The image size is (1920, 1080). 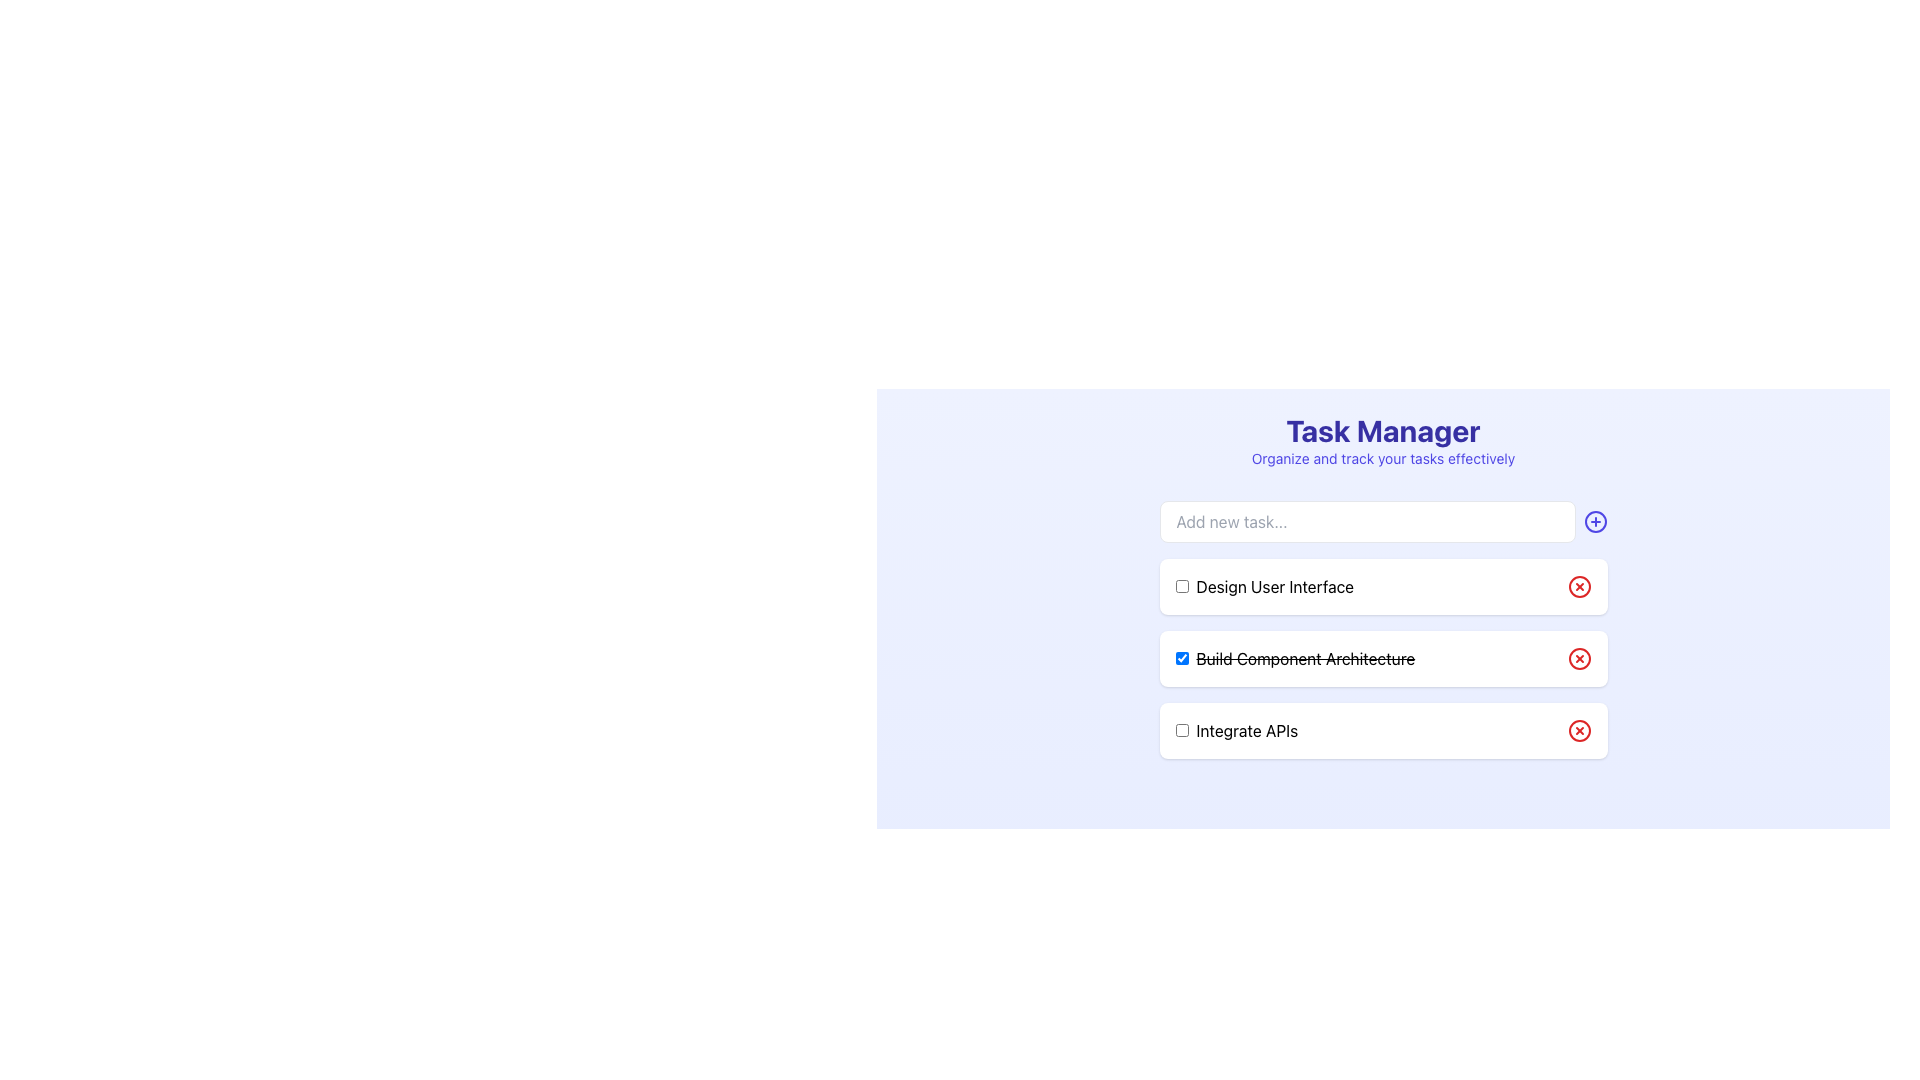 What do you see at coordinates (1274, 585) in the screenshot?
I see `the text label for the task 'Design User Interface' in the task management interface` at bounding box center [1274, 585].